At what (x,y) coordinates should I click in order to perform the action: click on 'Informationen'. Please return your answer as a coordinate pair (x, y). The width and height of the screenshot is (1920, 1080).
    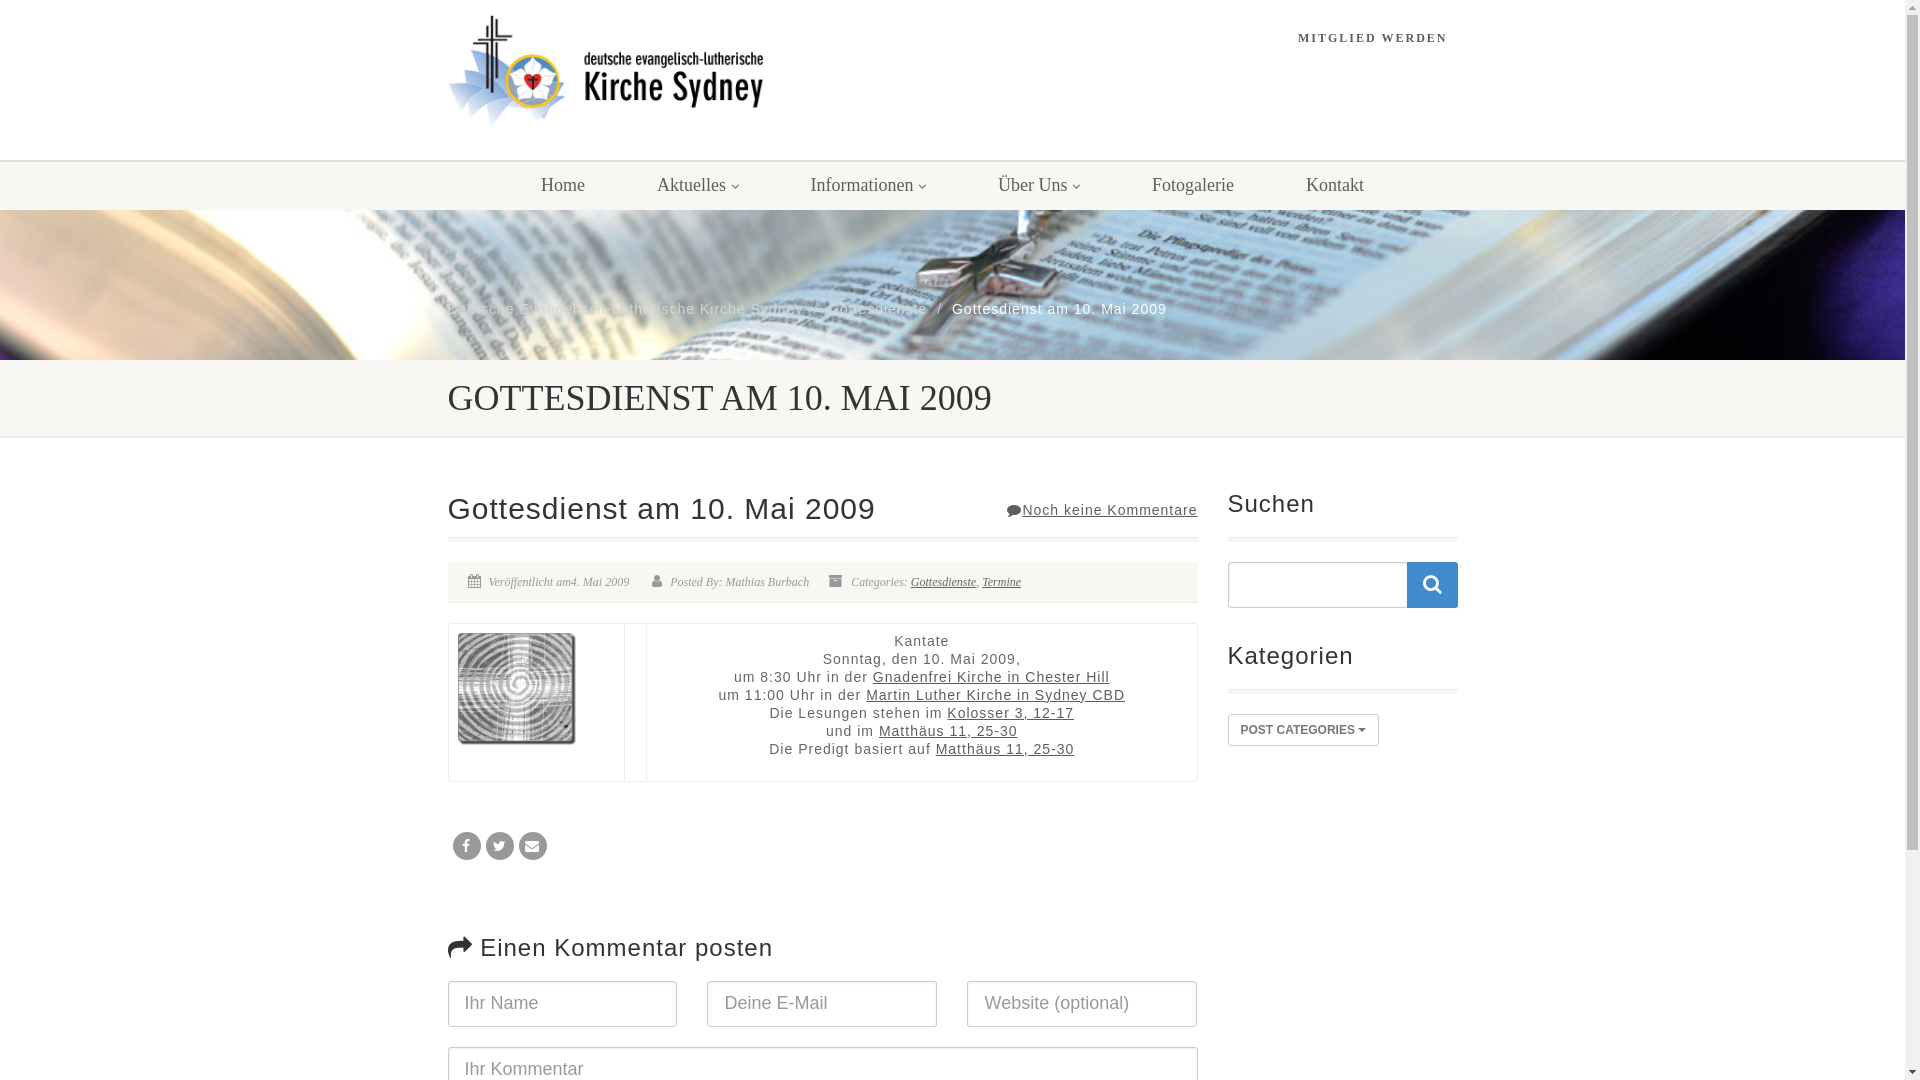
    Looking at the image, I should click on (868, 185).